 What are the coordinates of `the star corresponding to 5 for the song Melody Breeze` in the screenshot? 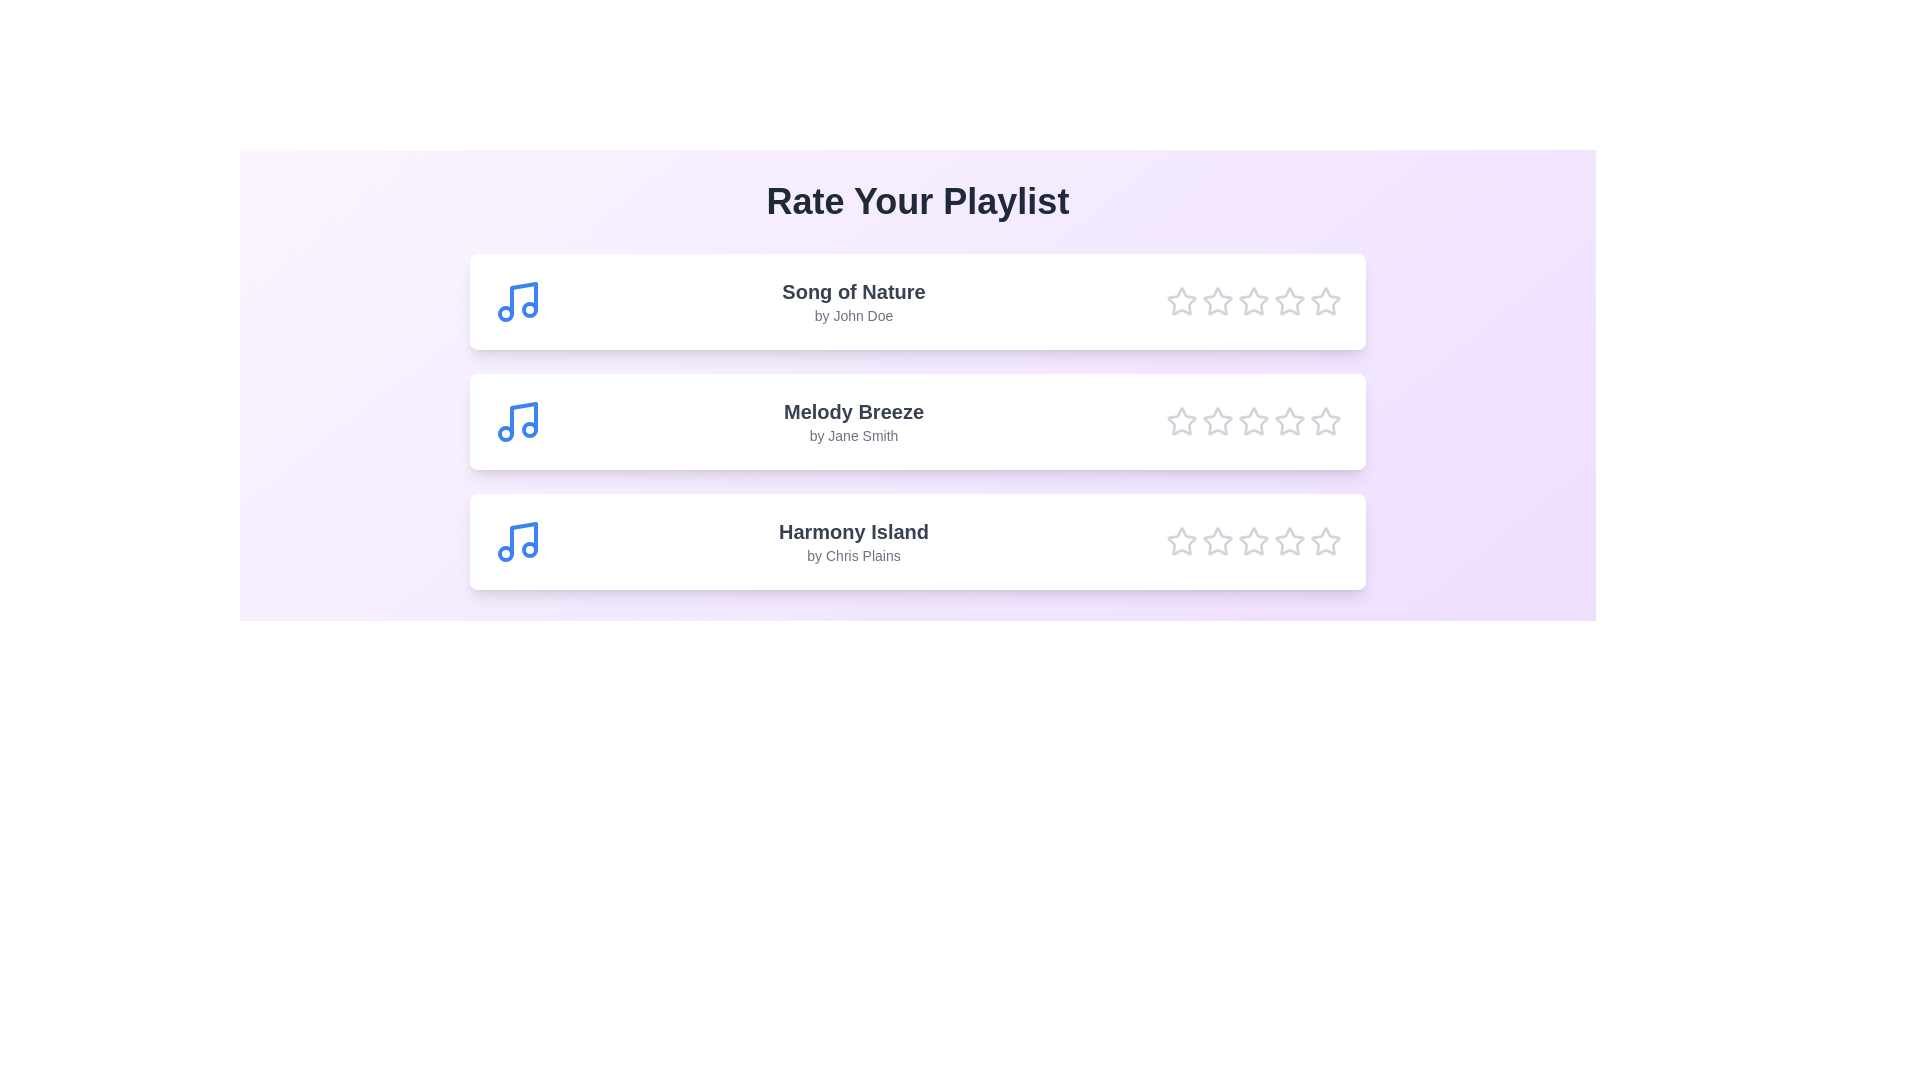 It's located at (1325, 420).